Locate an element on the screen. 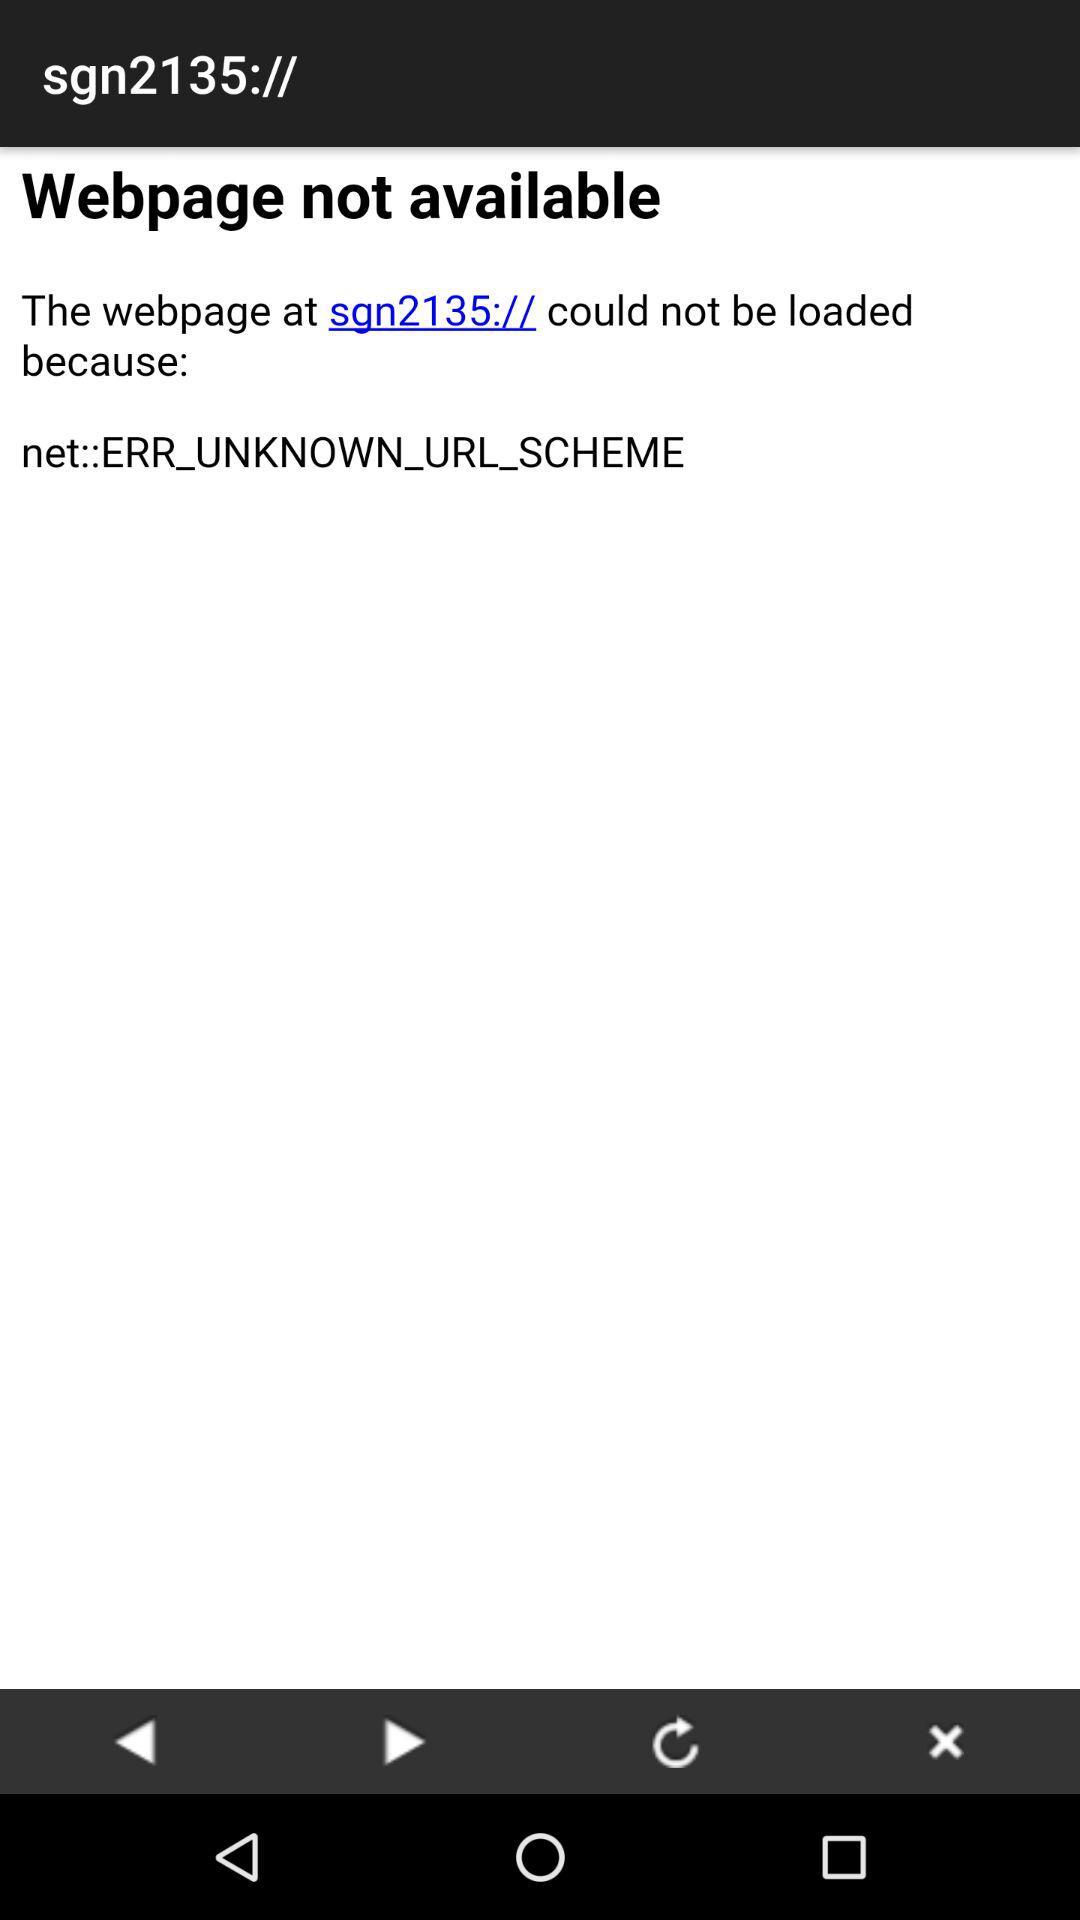  previous is located at coordinates (135, 1740).